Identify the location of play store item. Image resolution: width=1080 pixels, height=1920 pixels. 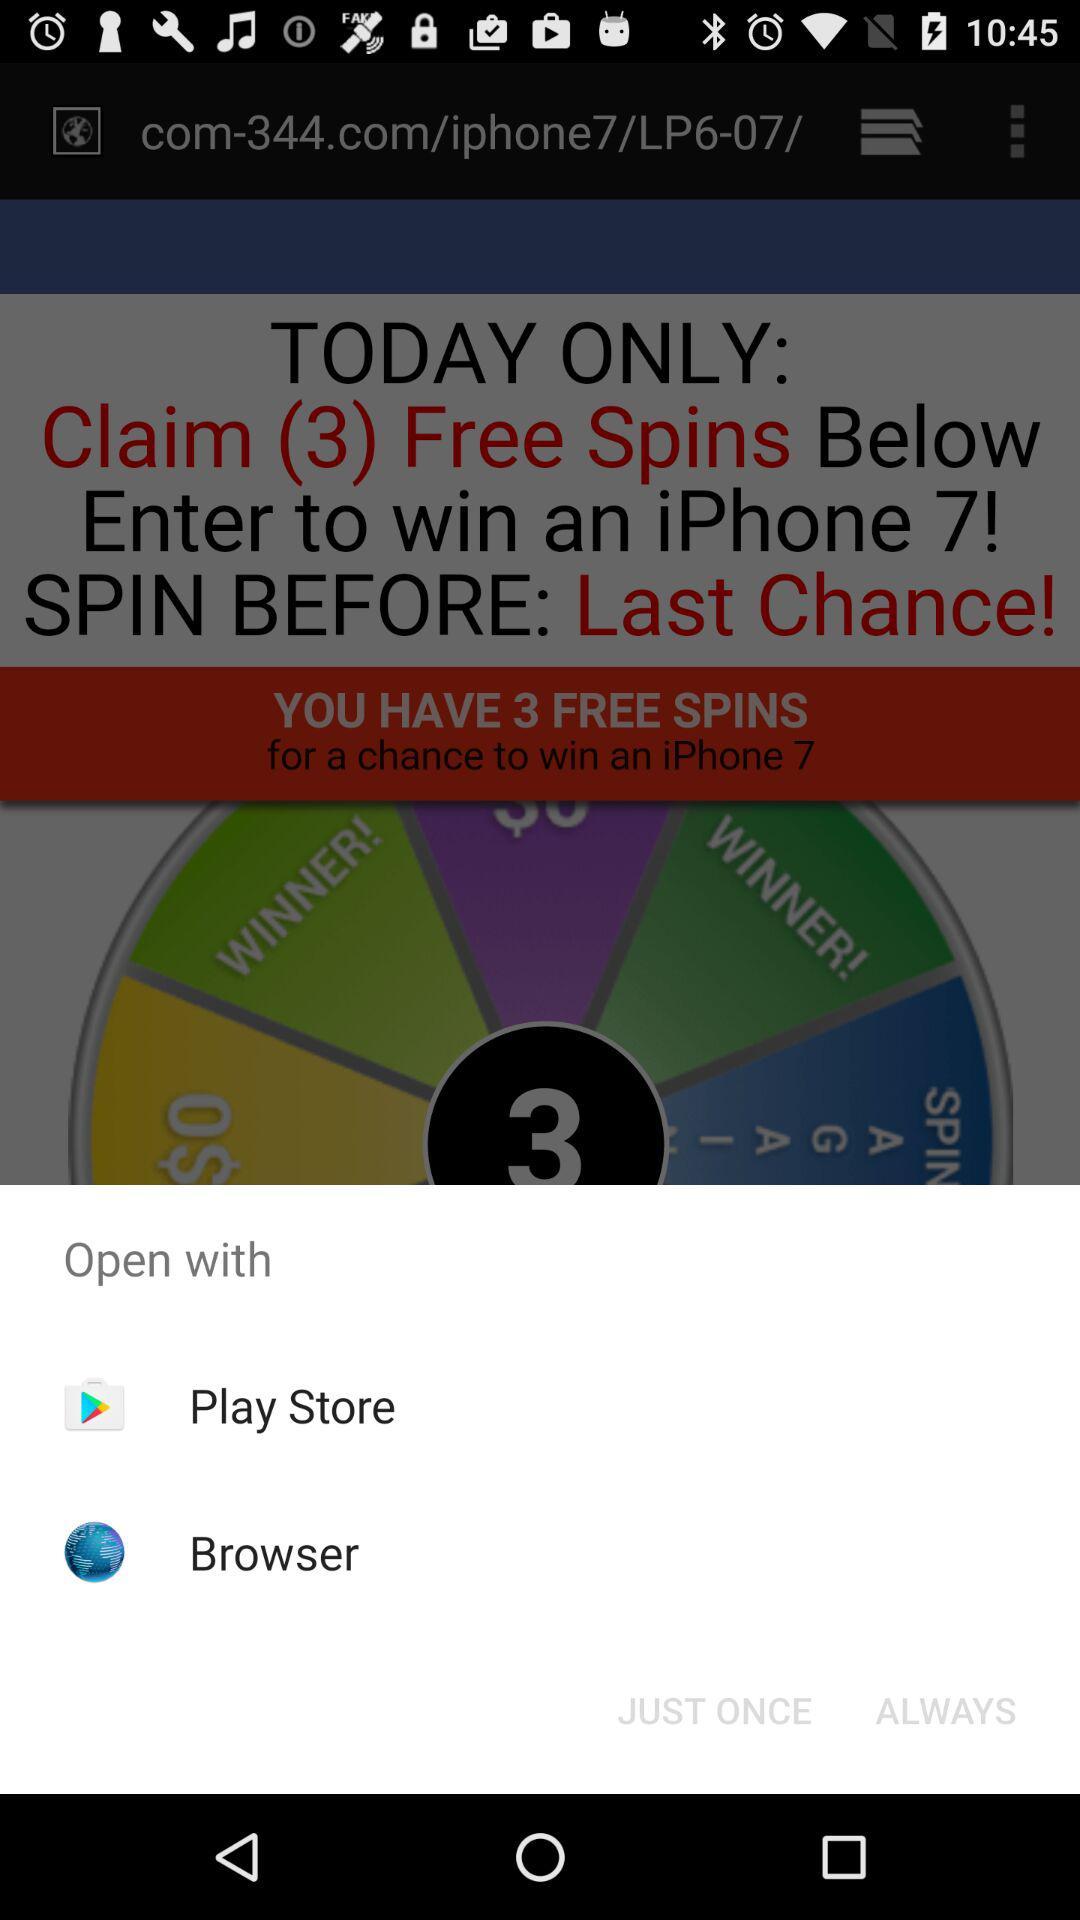
(292, 1404).